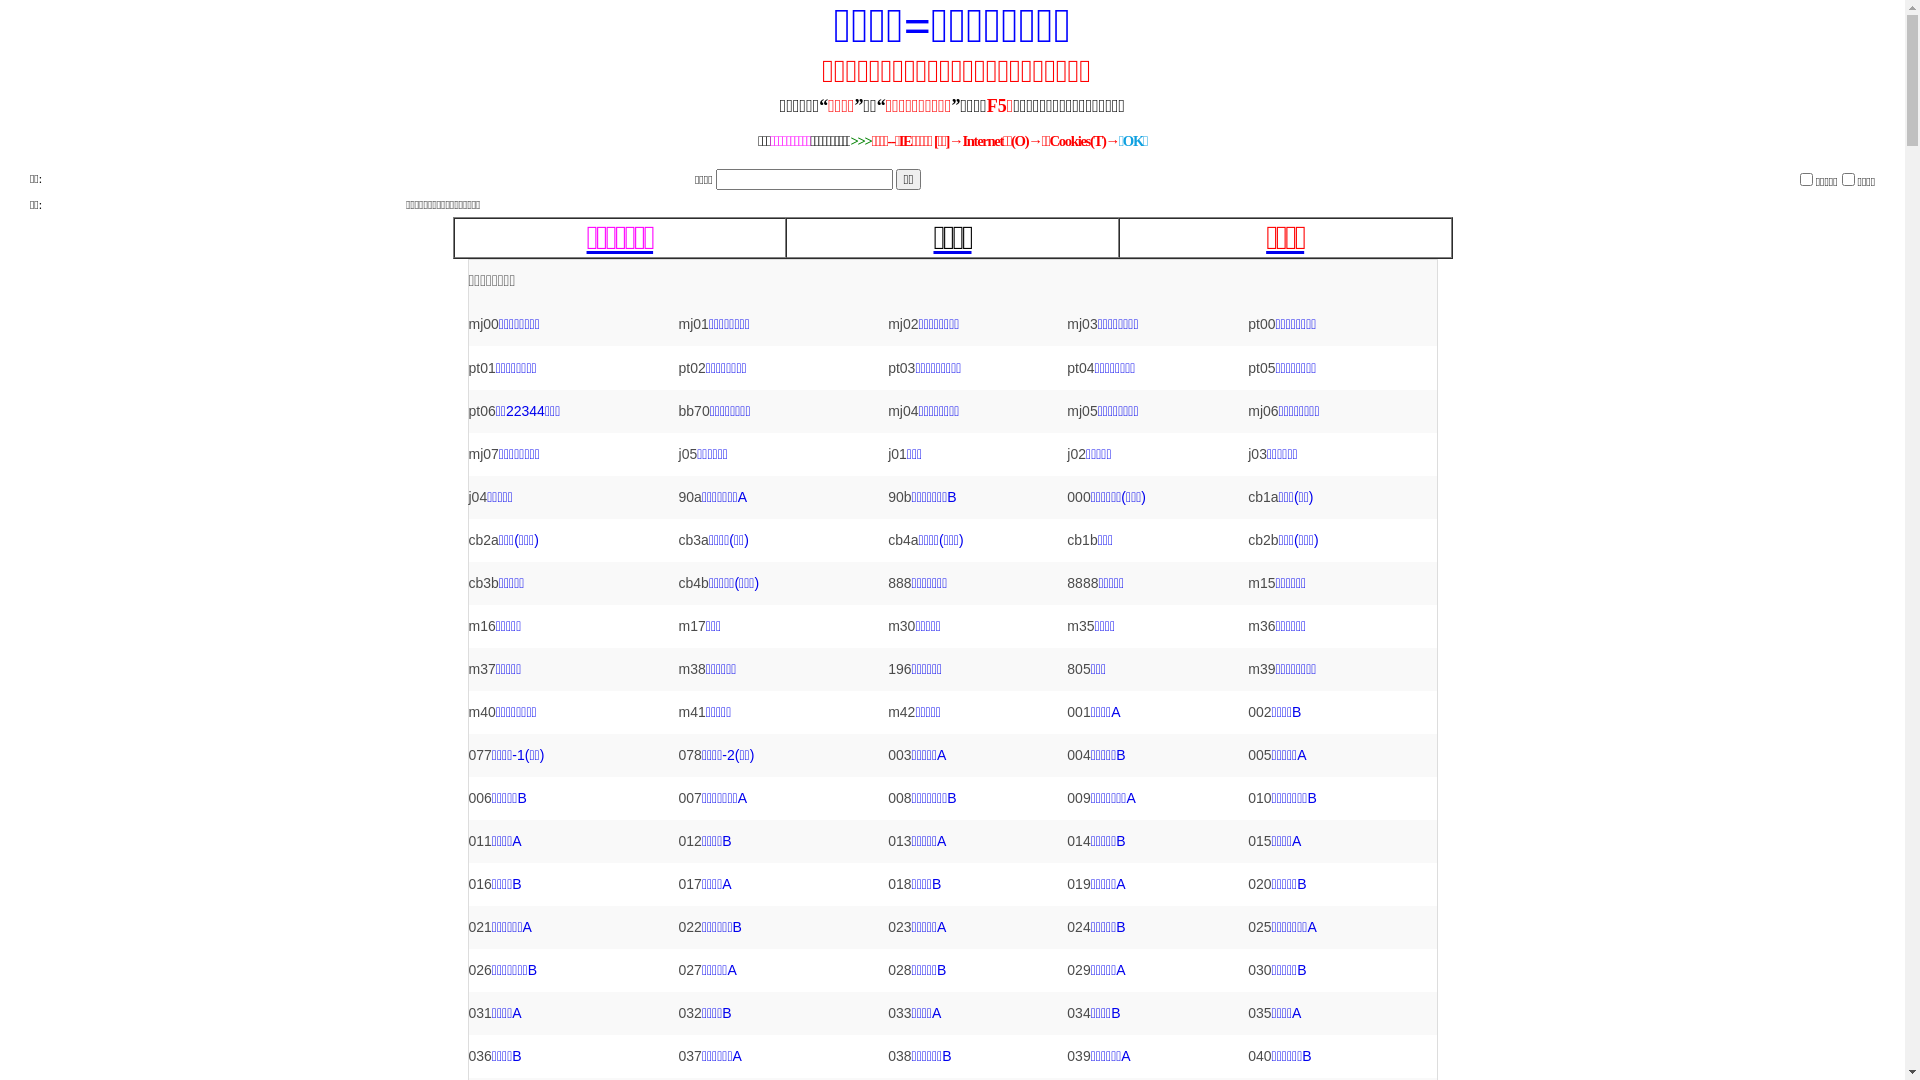  I want to click on 'm40', so click(481, 711).